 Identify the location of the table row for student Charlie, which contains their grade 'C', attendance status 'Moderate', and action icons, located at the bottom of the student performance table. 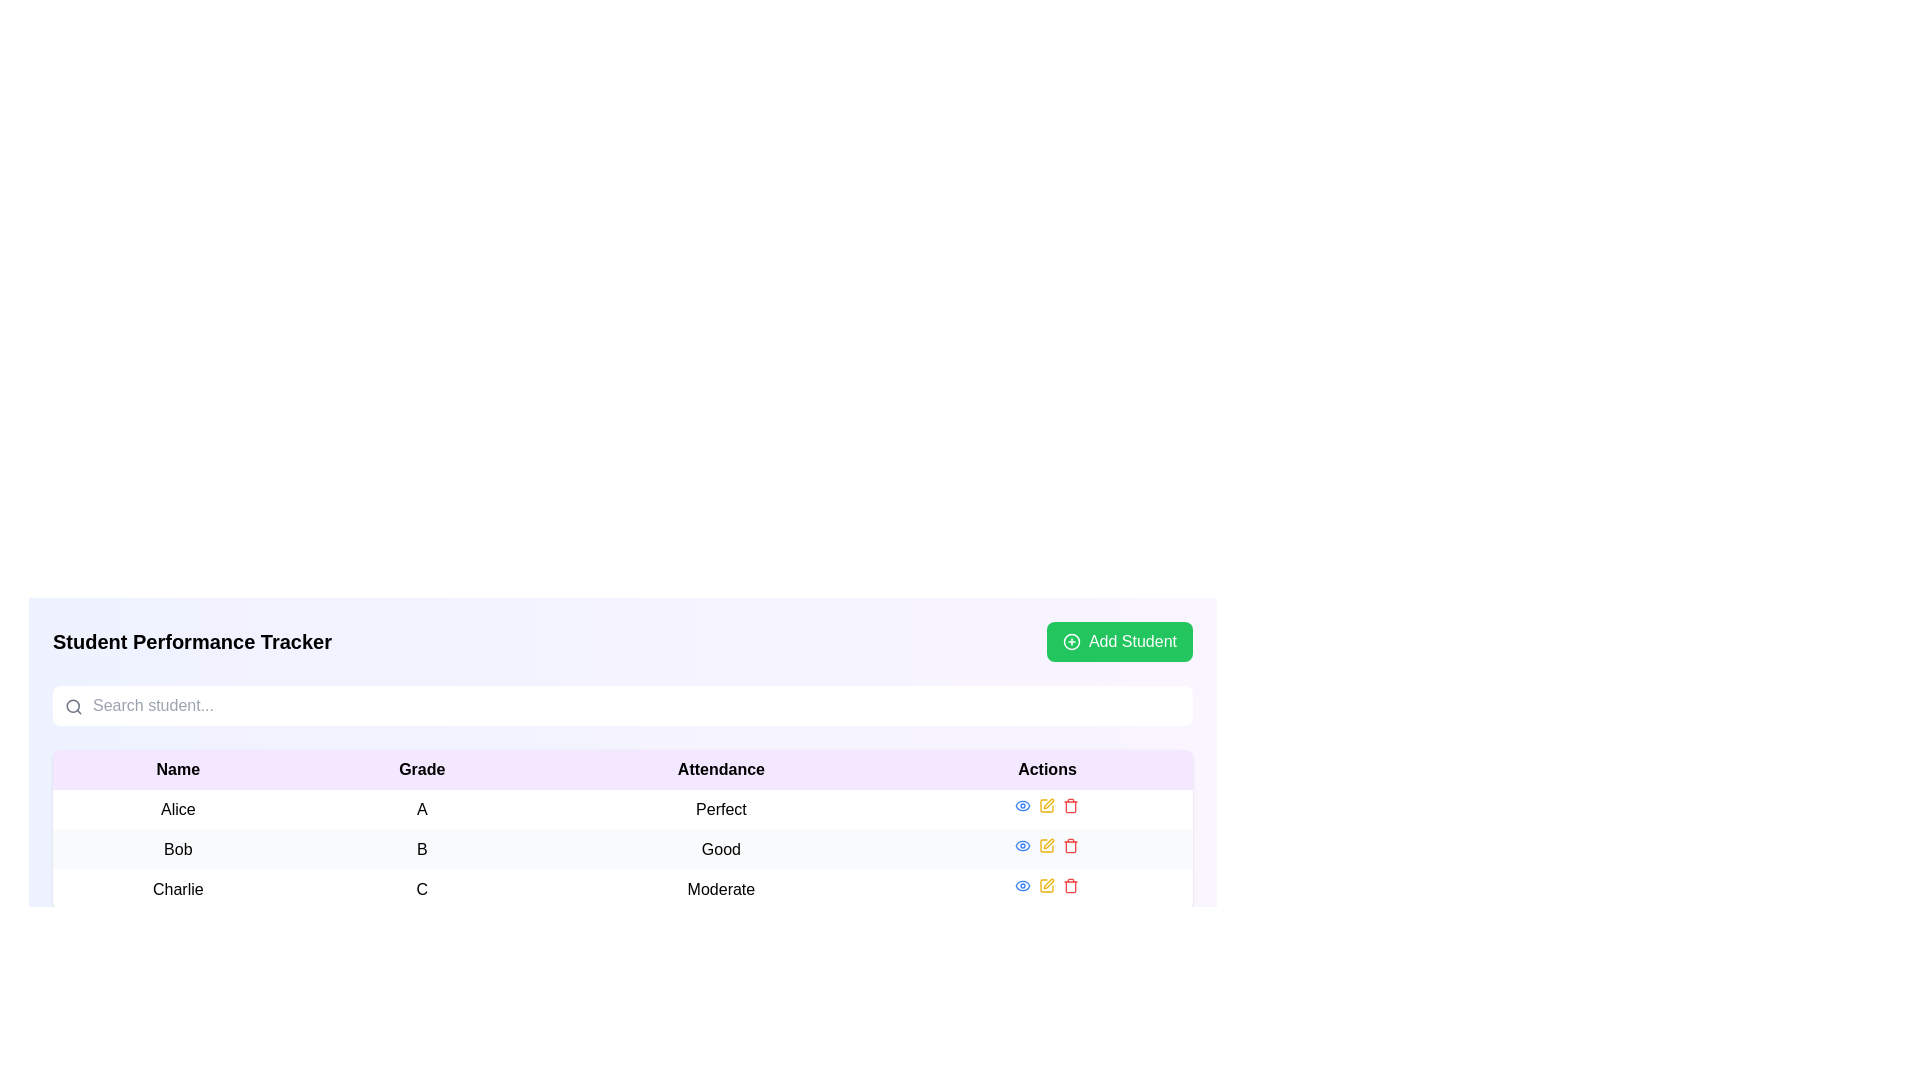
(622, 889).